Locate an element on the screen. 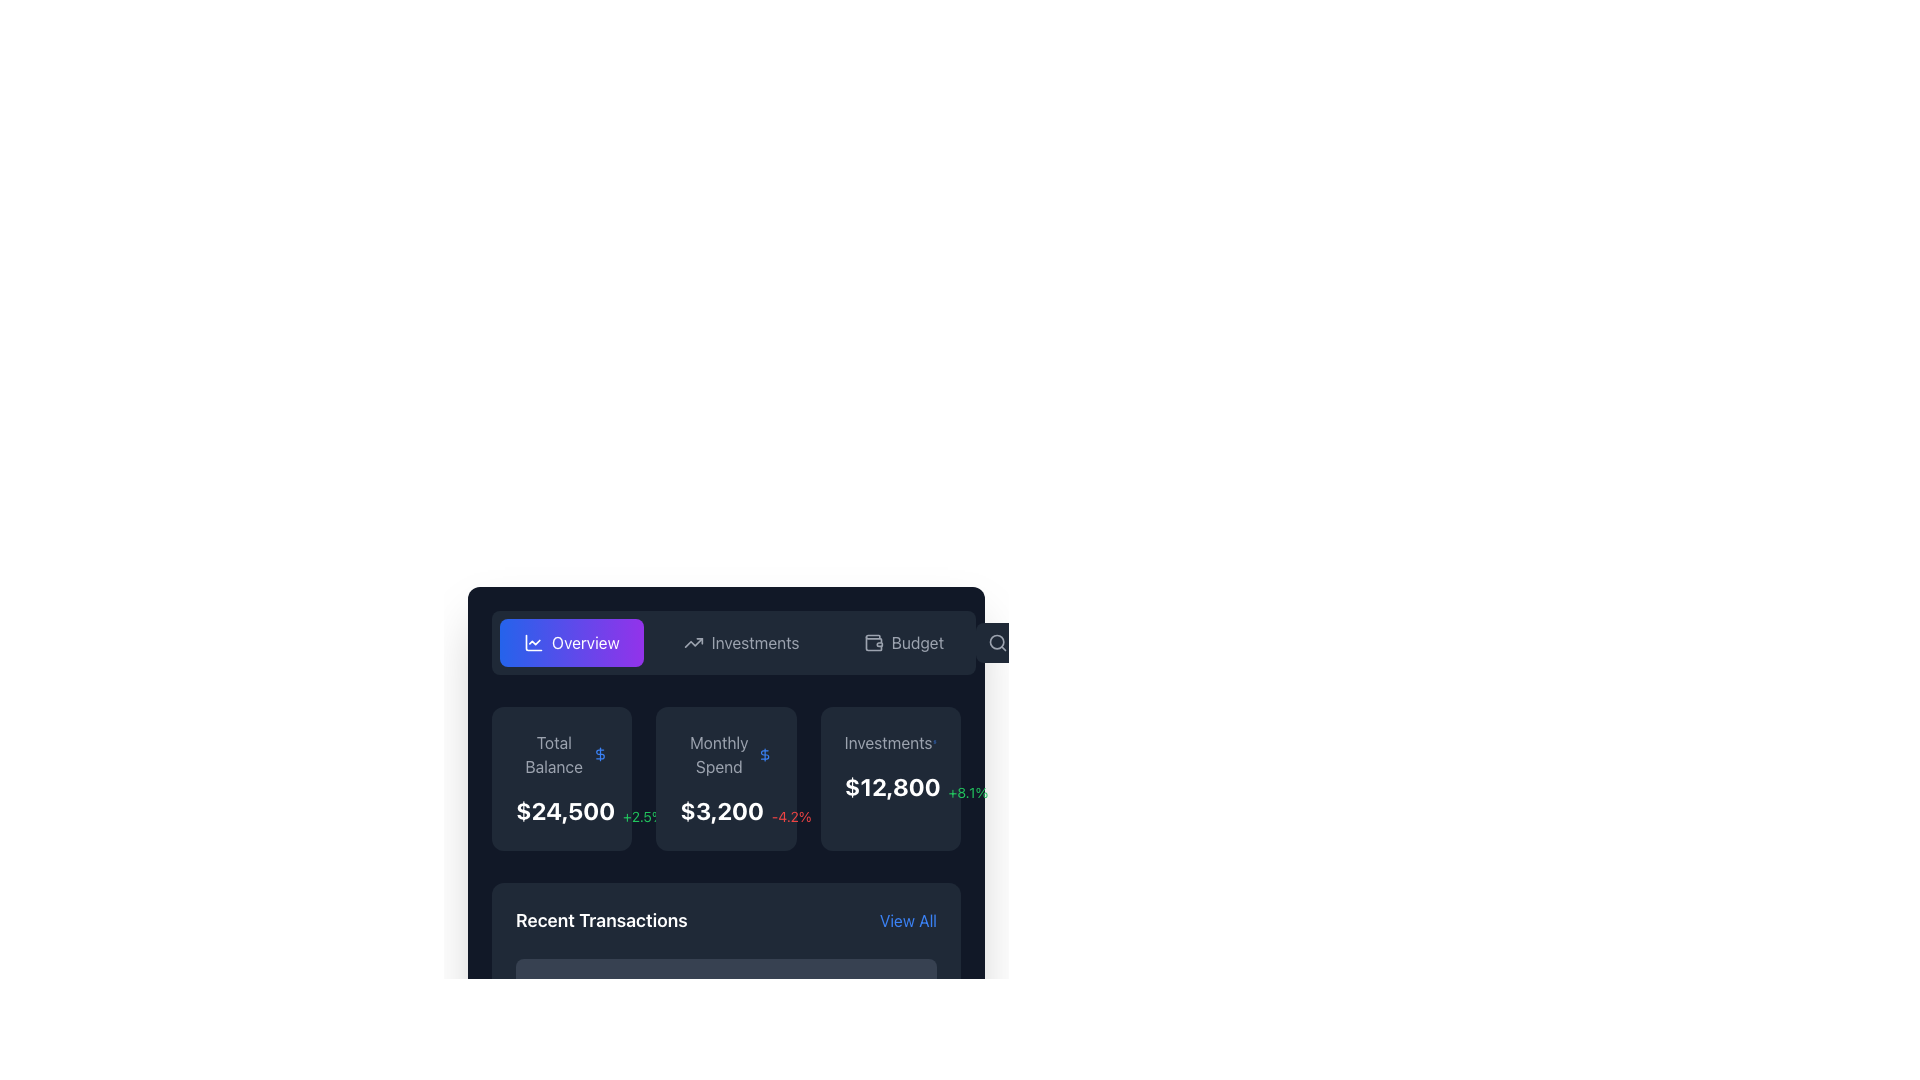 This screenshot has height=1080, width=1920. the static text label that indicates a decrease of 4.2% in the 'Monthly Spend' section, positioned right of the '$3,200' text is located at coordinates (790, 817).